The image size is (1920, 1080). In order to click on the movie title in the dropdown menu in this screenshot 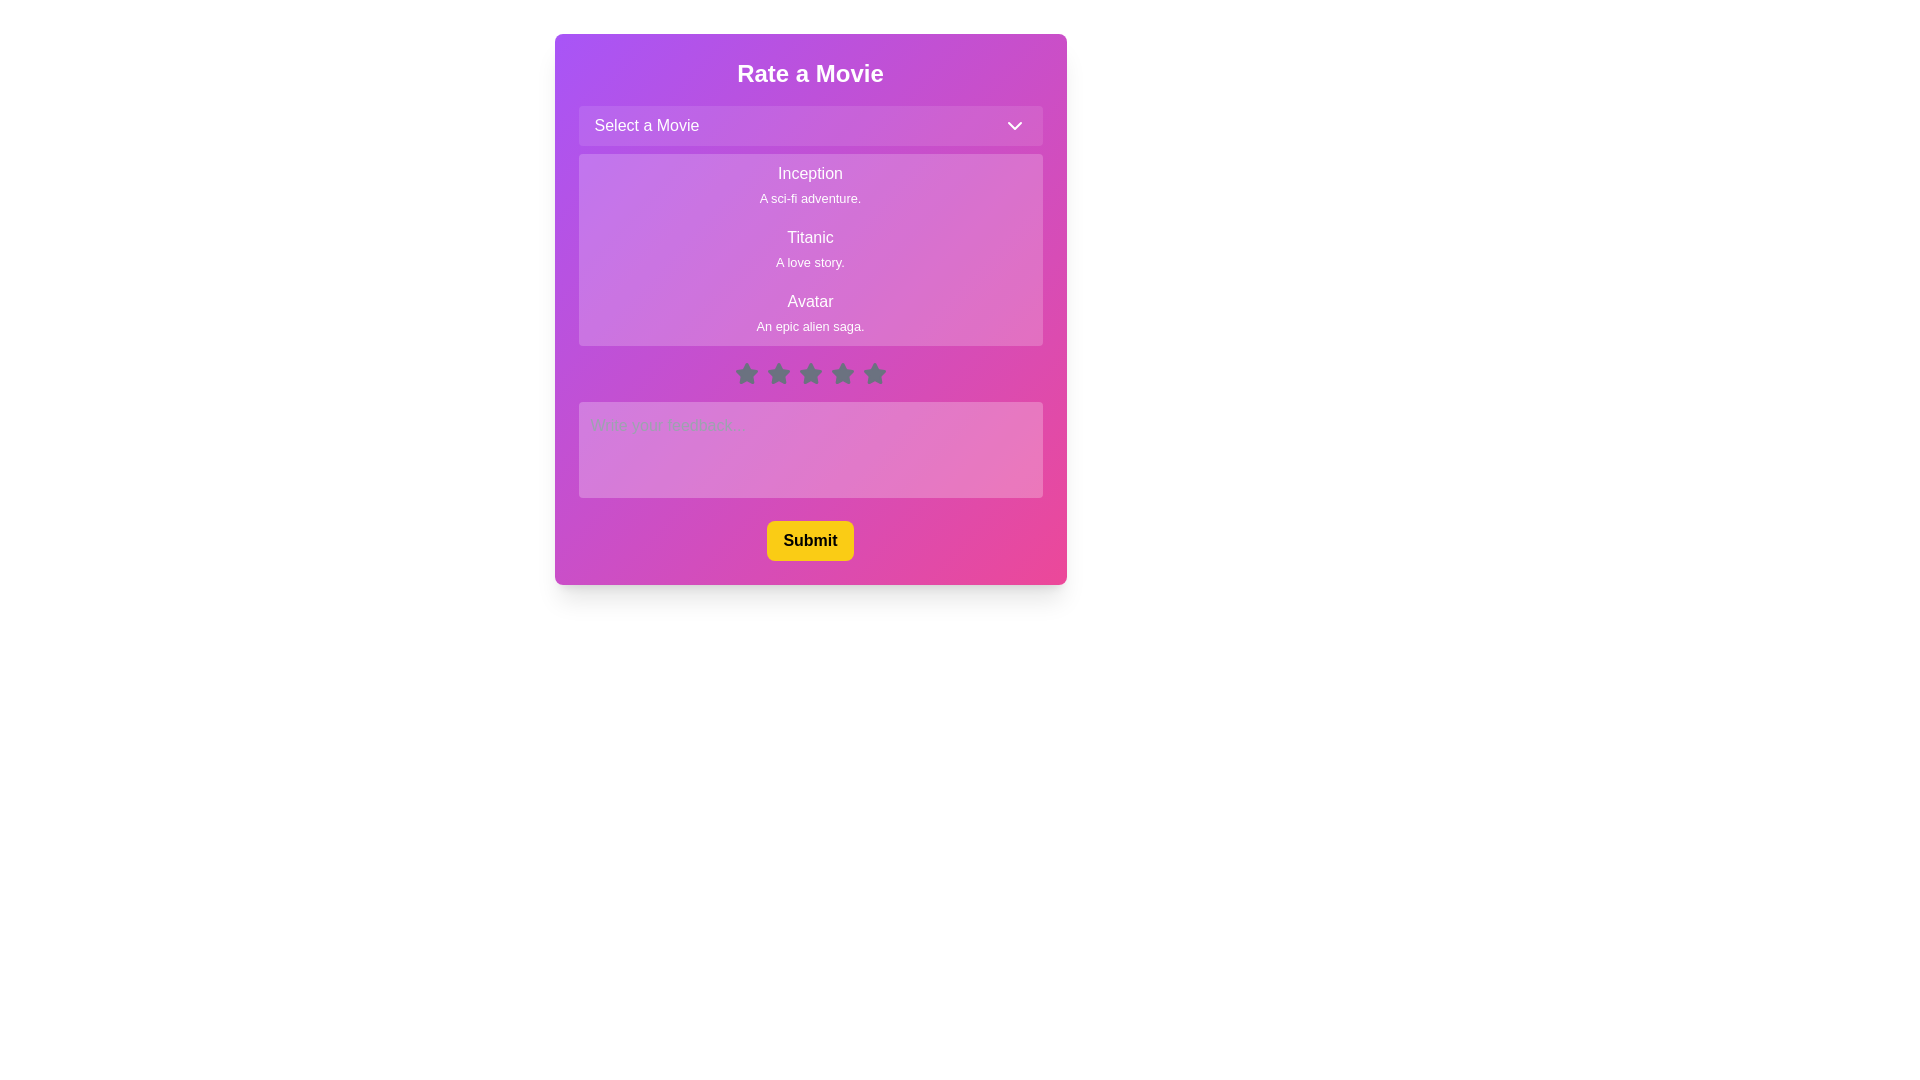, I will do `click(810, 225)`.